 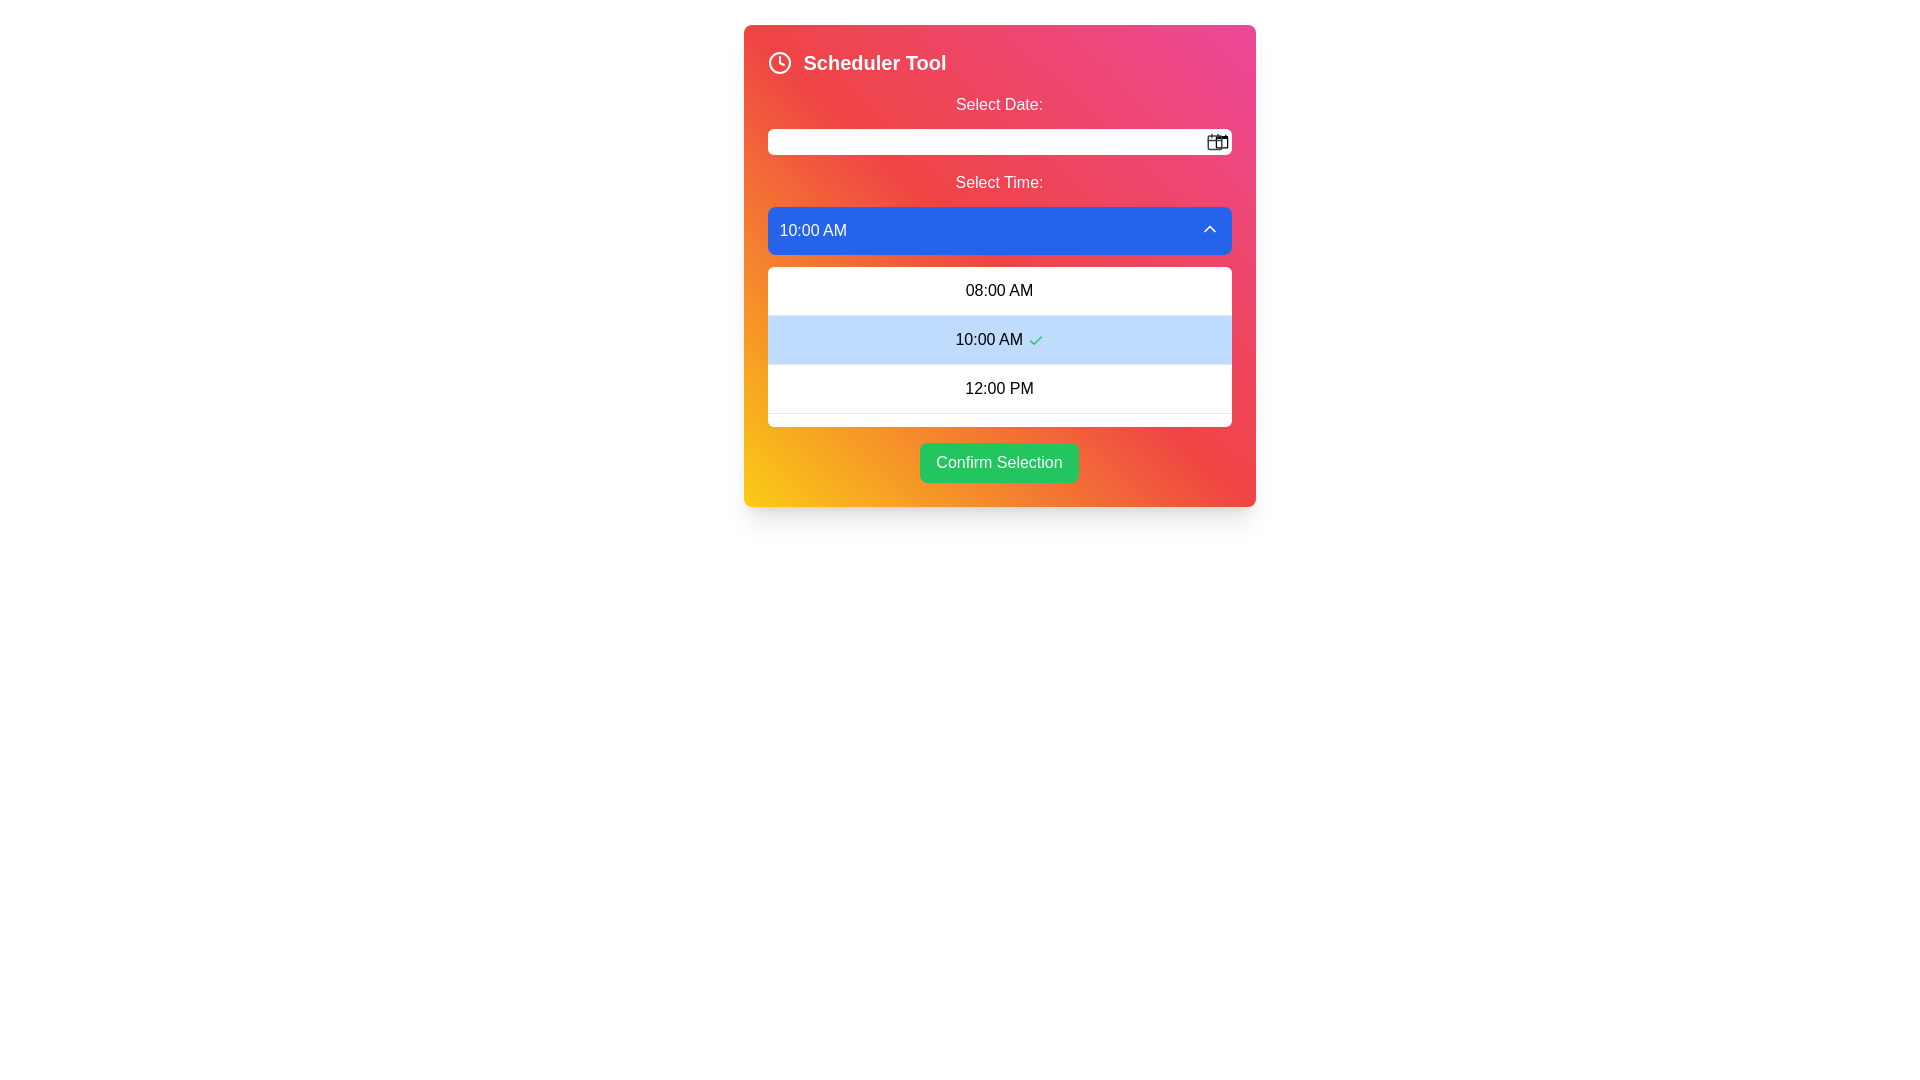 What do you see at coordinates (1213, 141) in the screenshot?
I see `the calendar icon located at the far right of the date input field labeled 'Select Date:', which features a minimalistic grayish square outline with tick marks` at bounding box center [1213, 141].